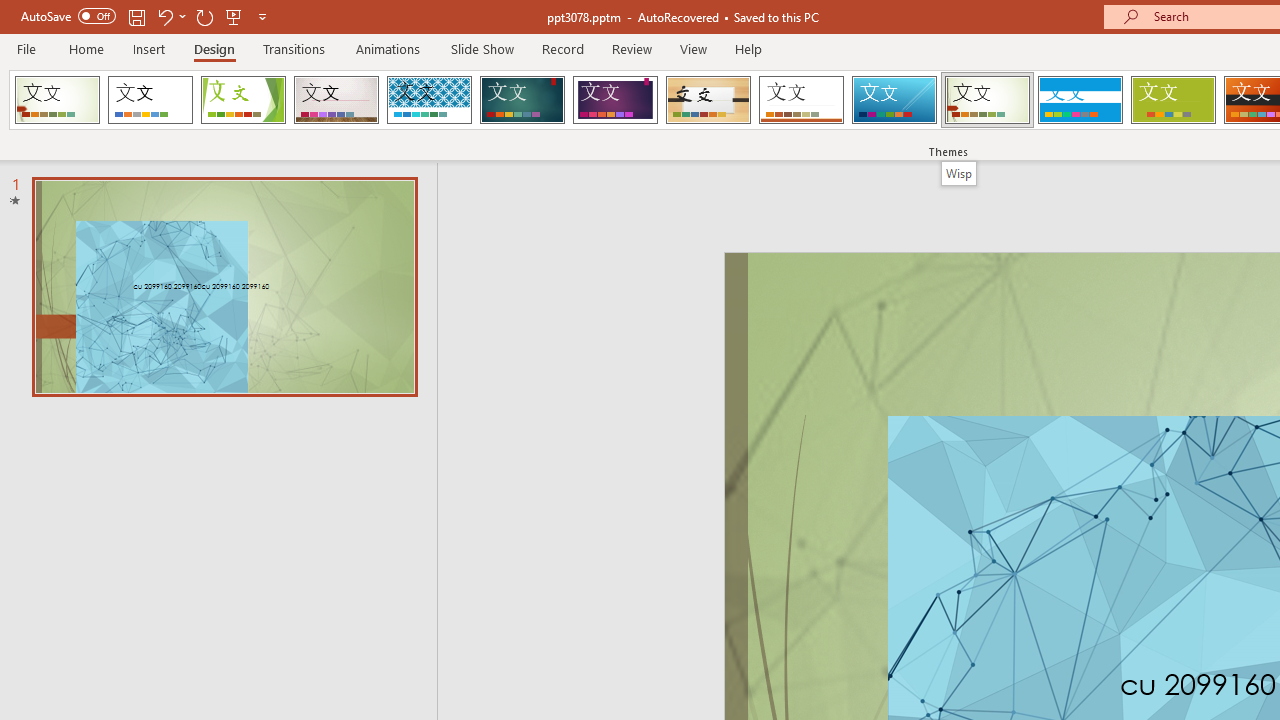 The width and height of the screenshot is (1280, 720). What do you see at coordinates (204, 16) in the screenshot?
I see `'Redo'` at bounding box center [204, 16].